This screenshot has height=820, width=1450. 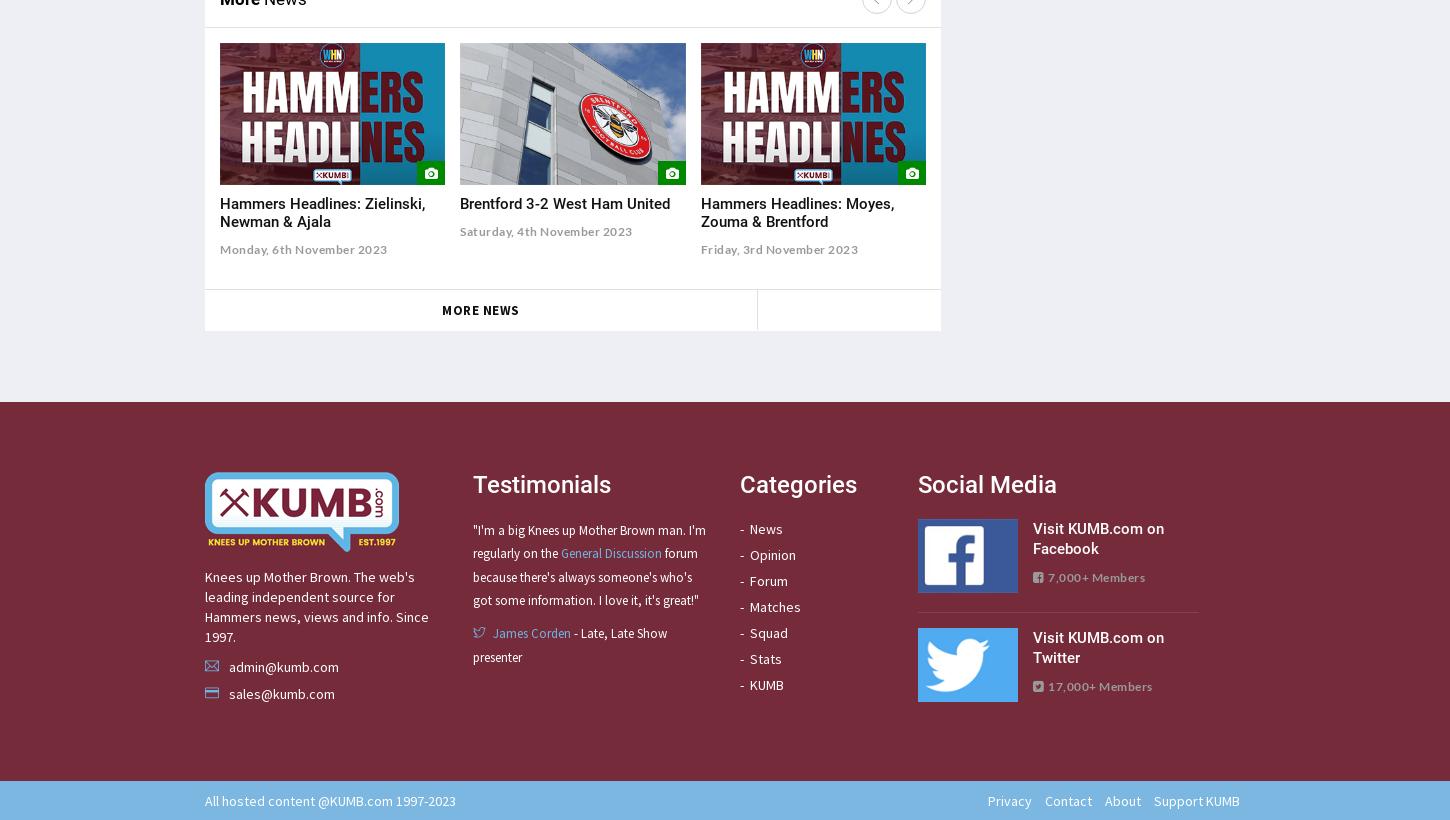 What do you see at coordinates (330, 800) in the screenshot?
I see `'All hosted content @KUMB.com 1997-2023'` at bounding box center [330, 800].